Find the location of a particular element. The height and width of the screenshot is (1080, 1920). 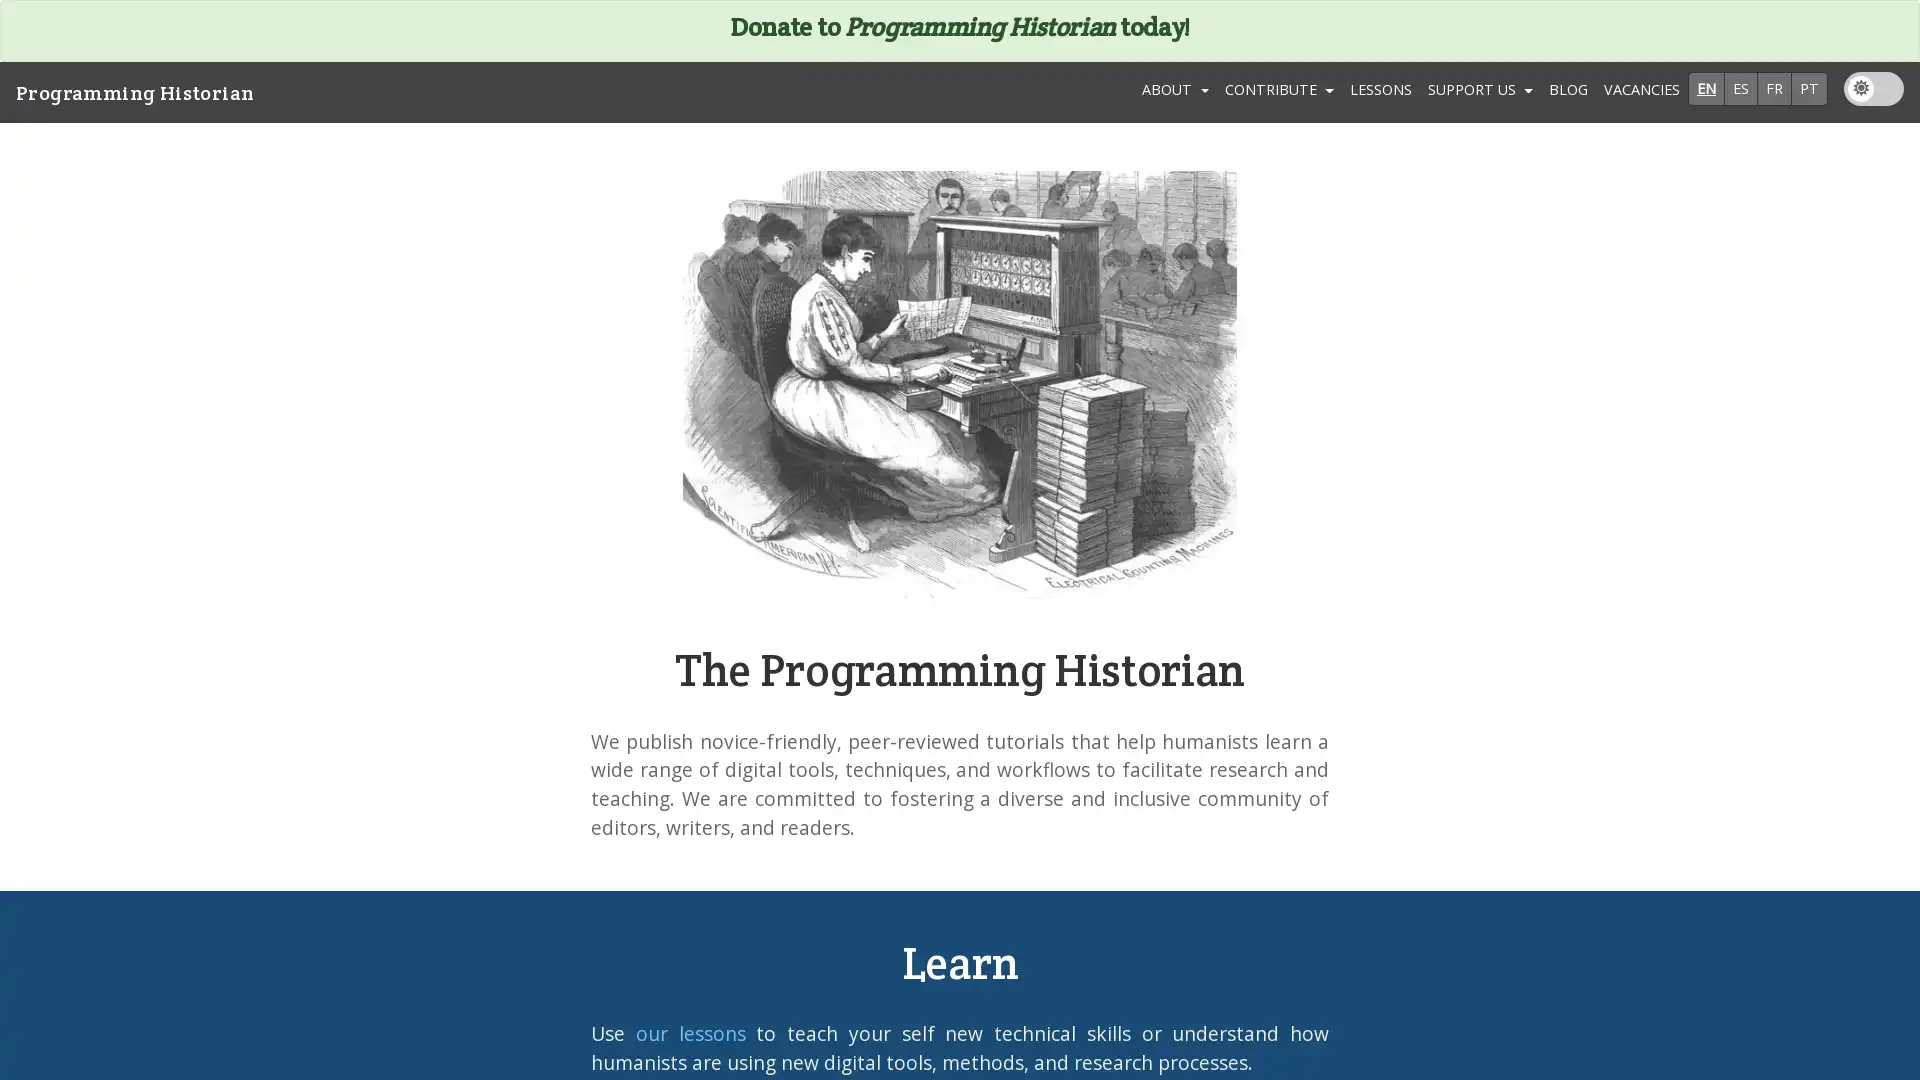

ES is located at coordinates (1740, 87).